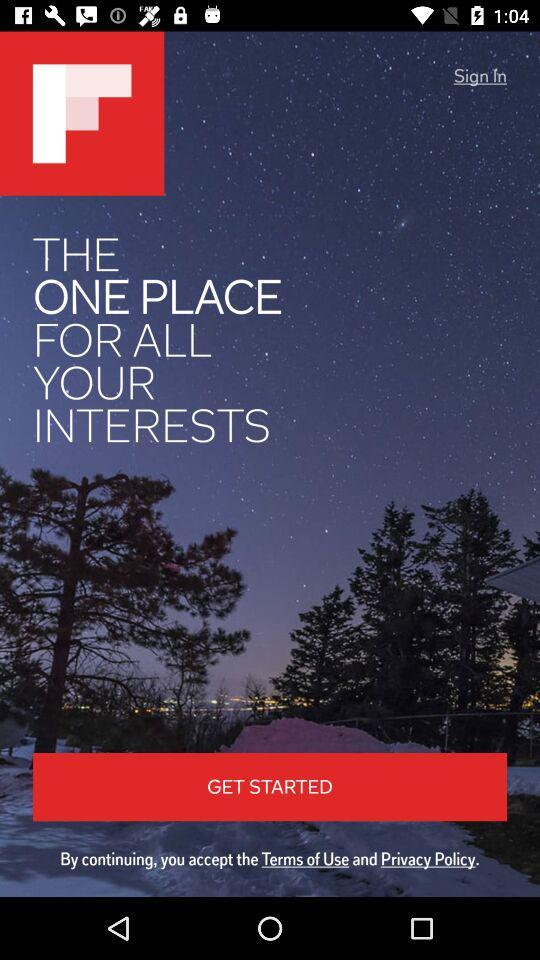  What do you see at coordinates (270, 858) in the screenshot?
I see `the item below the get started item` at bounding box center [270, 858].